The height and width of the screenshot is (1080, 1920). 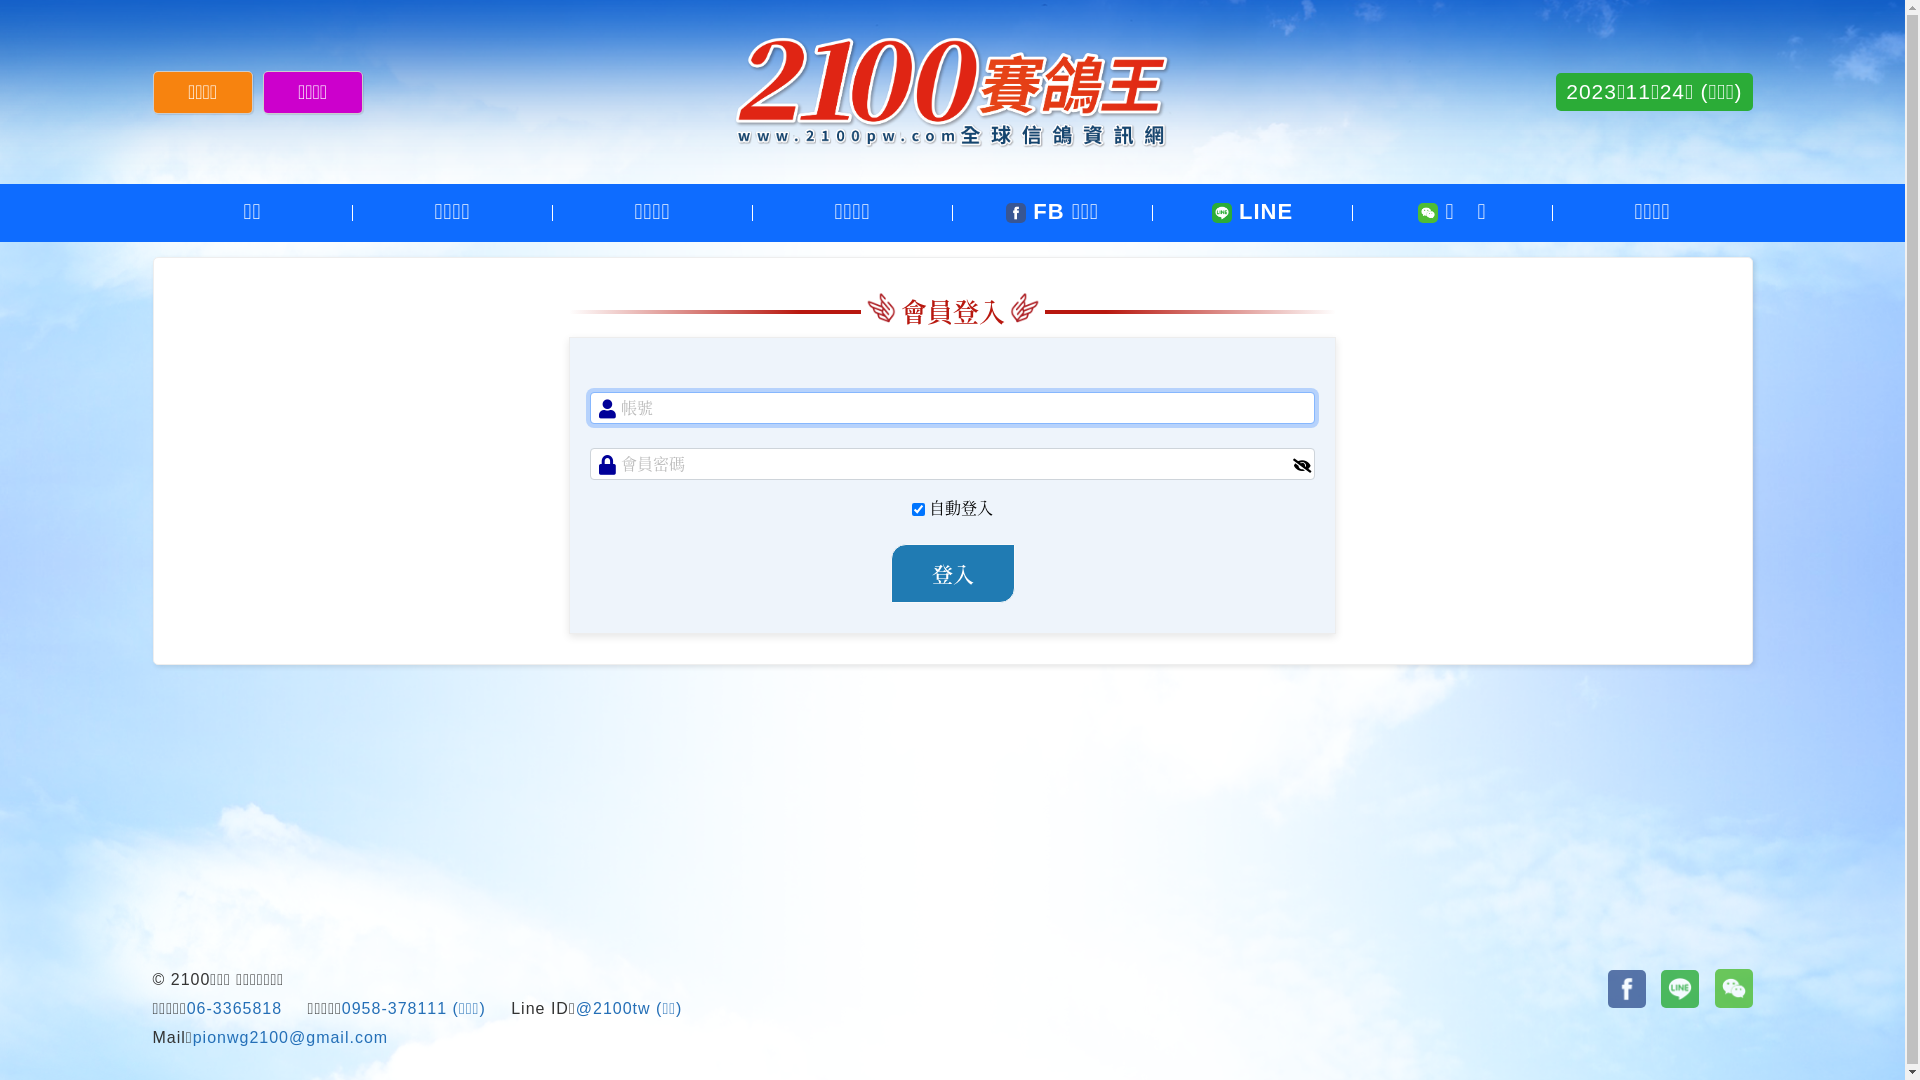 I want to click on 'line', so click(x=1680, y=987).